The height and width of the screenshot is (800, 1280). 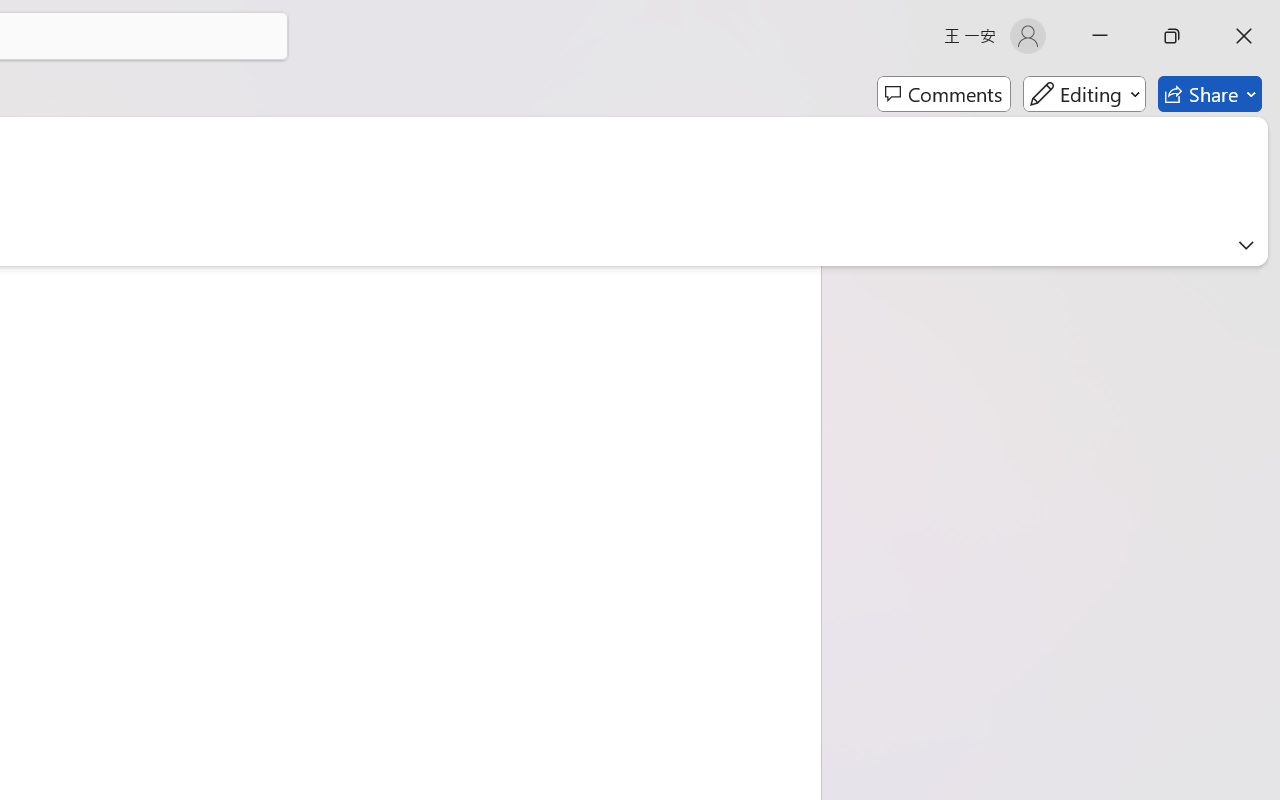 I want to click on 'Minimize', so click(x=1099, y=35).